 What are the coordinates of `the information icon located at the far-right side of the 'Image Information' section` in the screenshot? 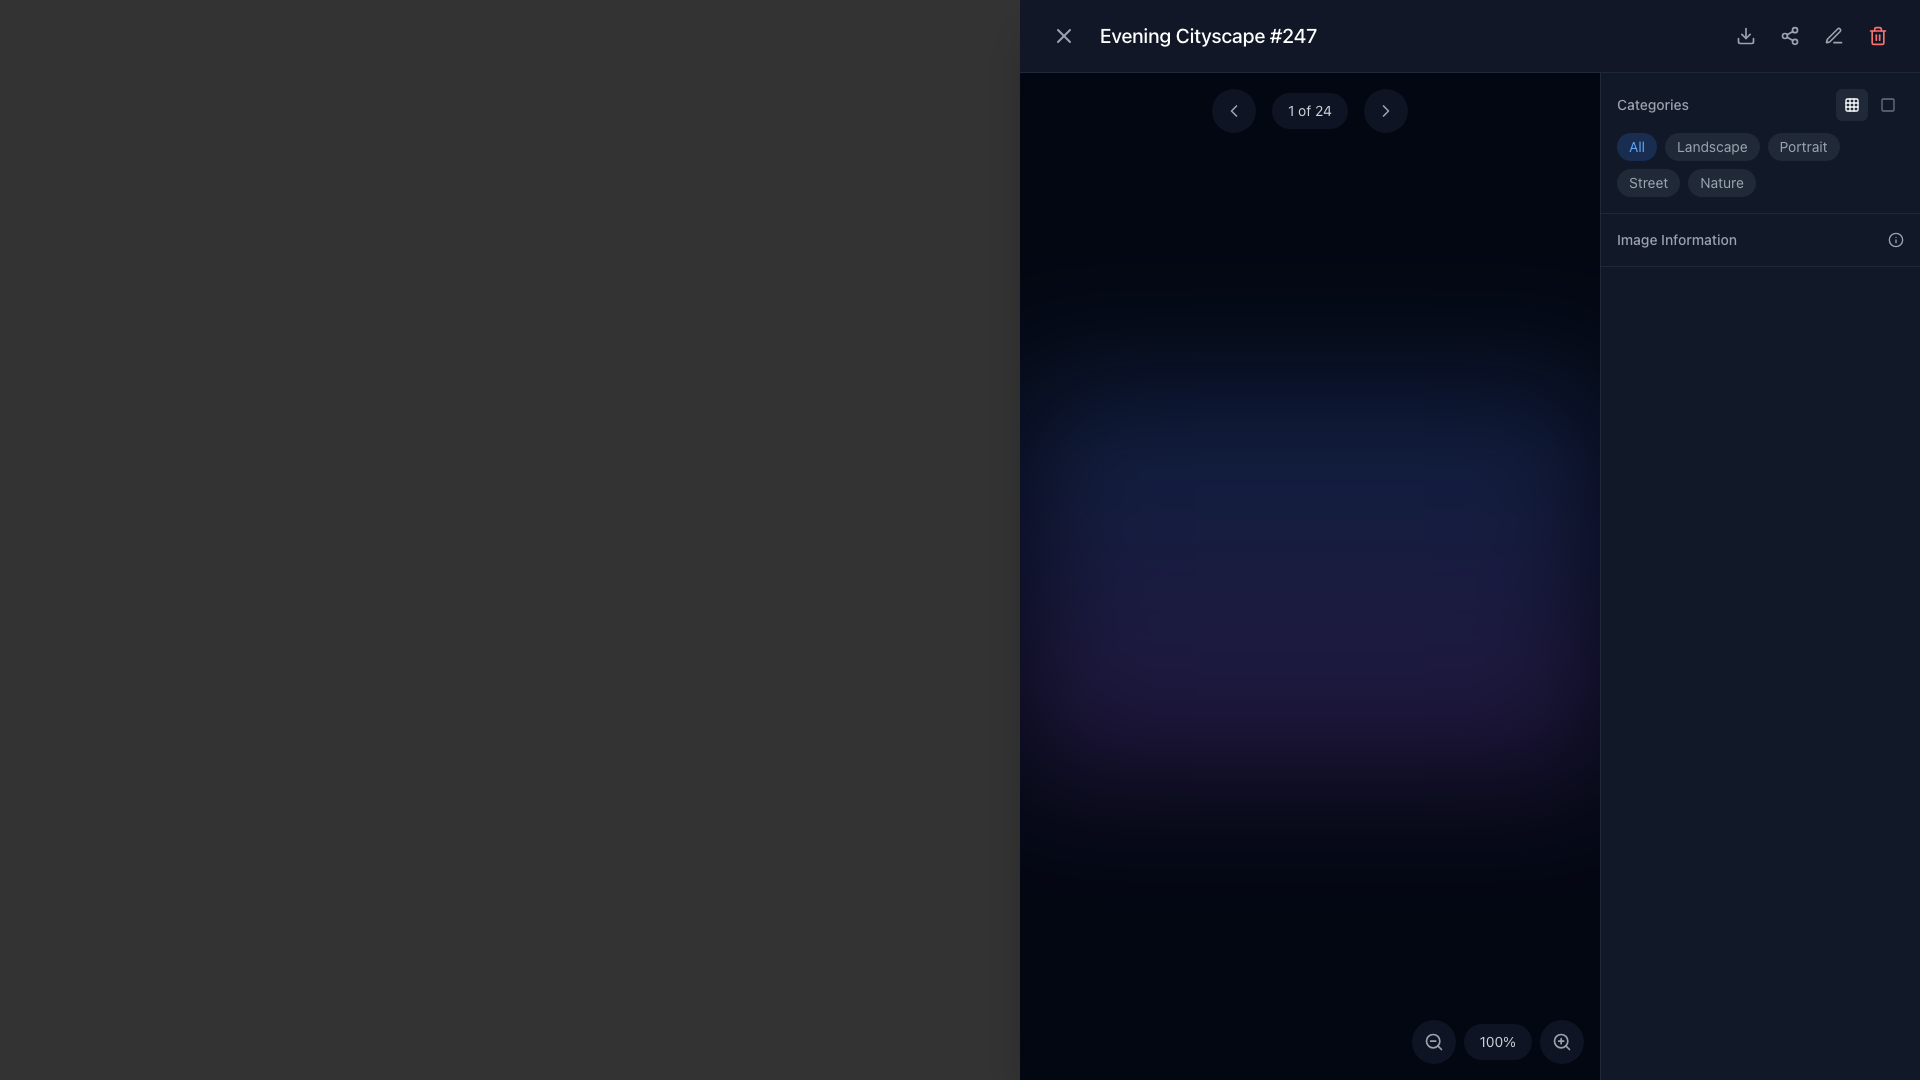 It's located at (1895, 238).